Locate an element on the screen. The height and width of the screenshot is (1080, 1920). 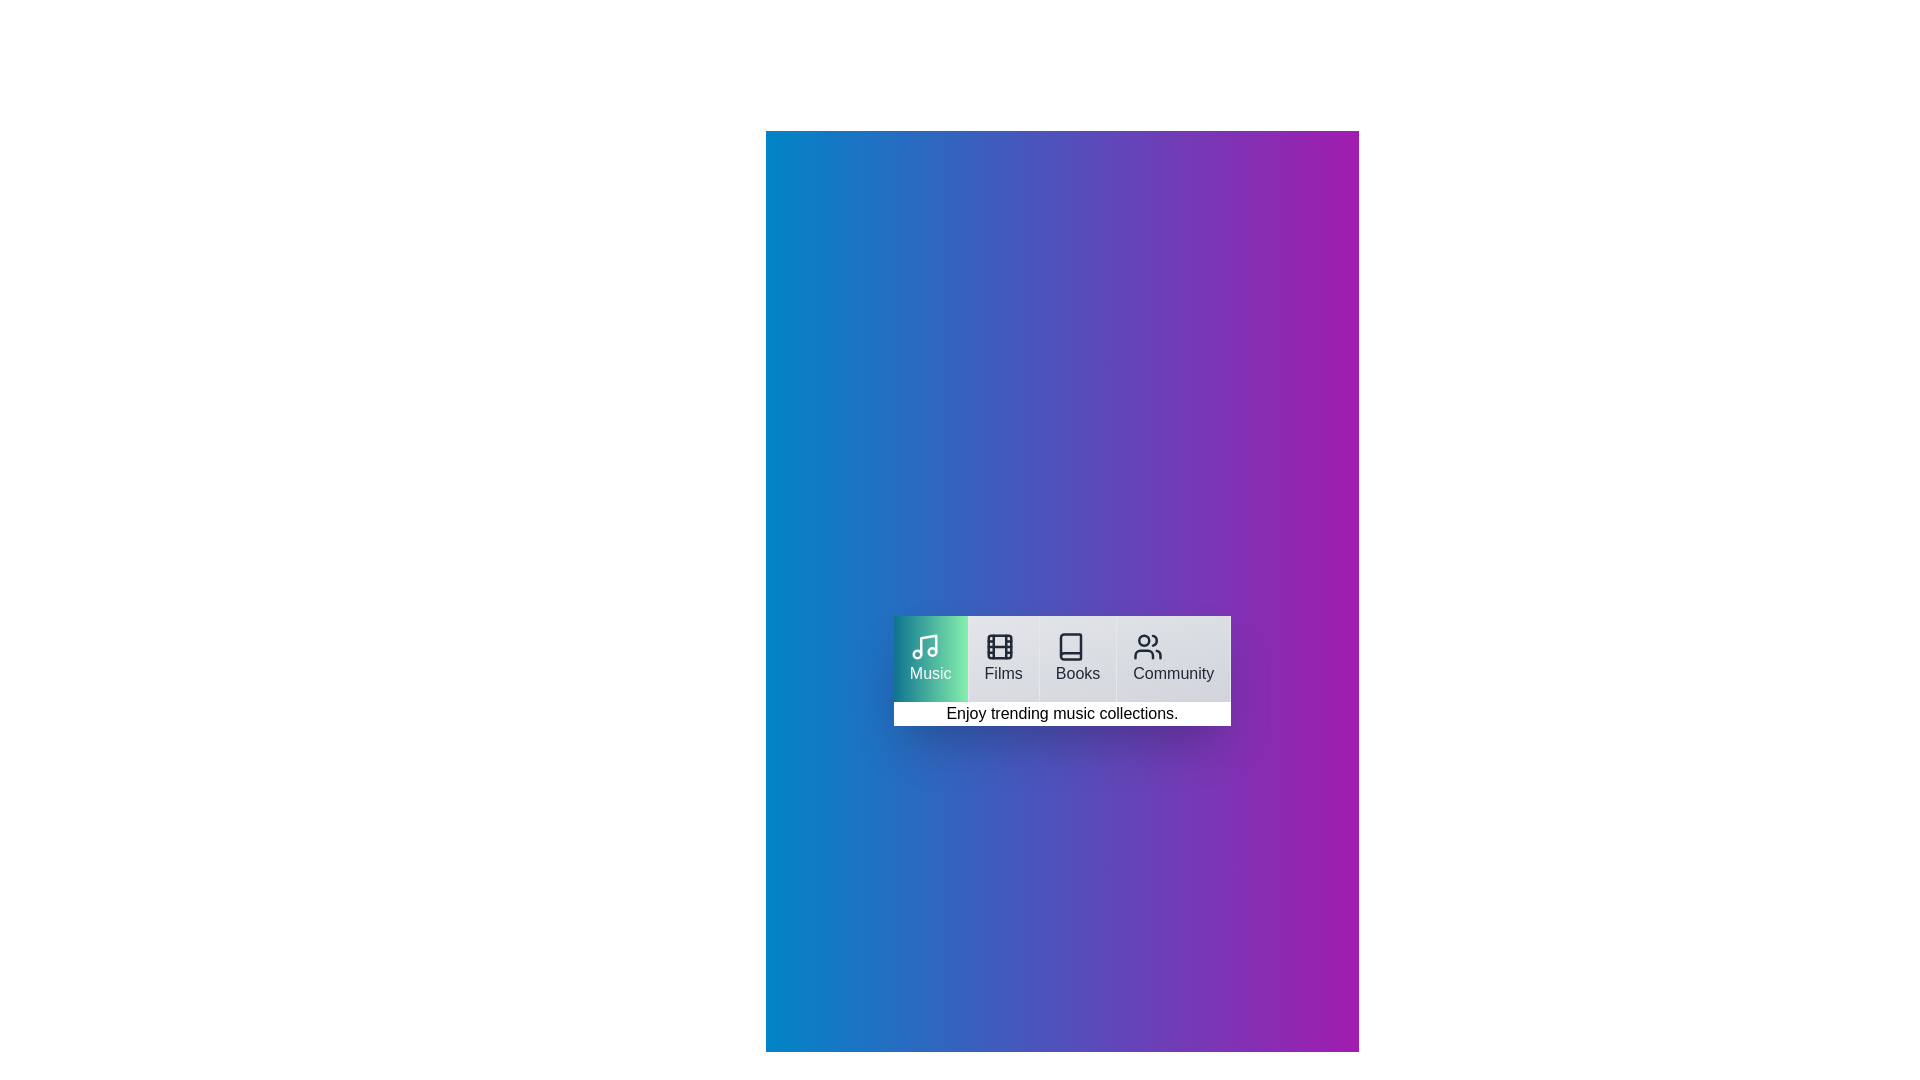
the 'Community' label in the horizontal navigation bar, which is positioned to the right of the 'Books' section is located at coordinates (1173, 673).